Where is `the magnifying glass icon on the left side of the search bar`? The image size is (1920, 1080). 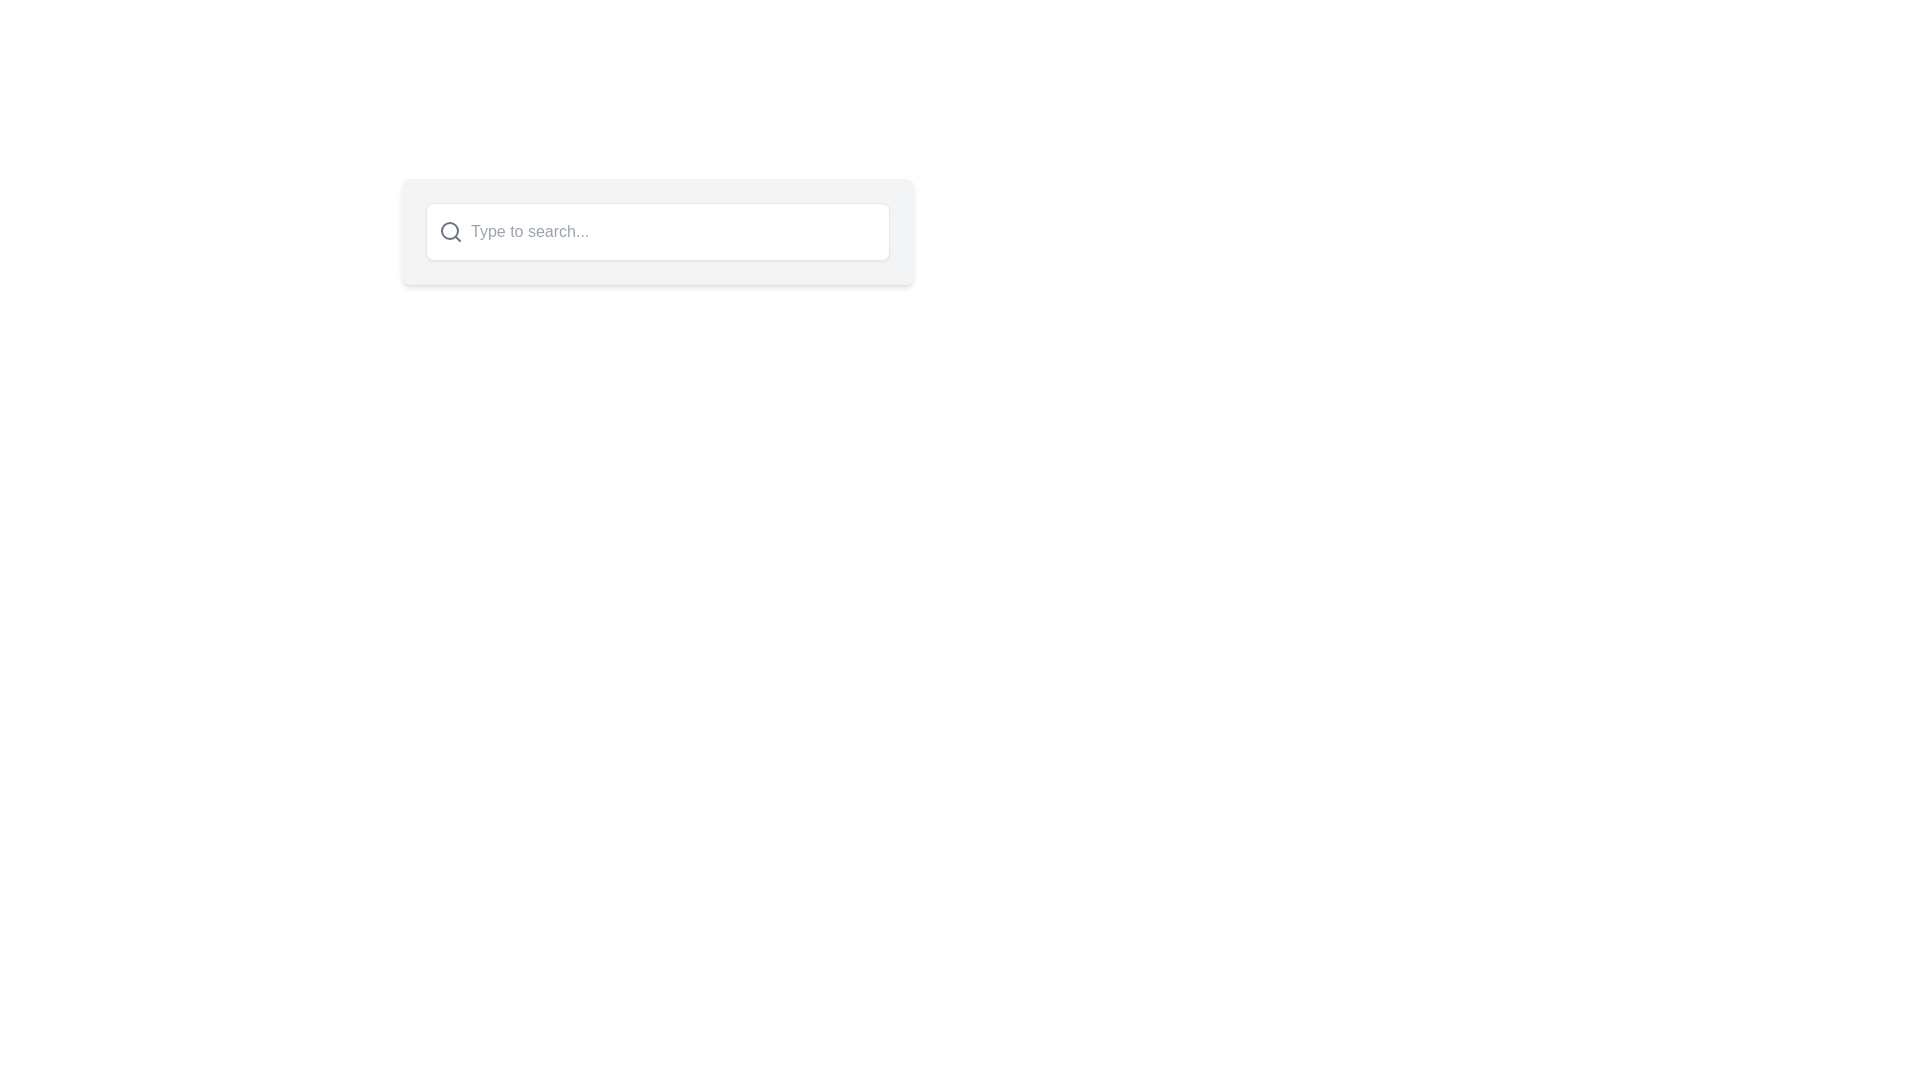 the magnifying glass icon on the left side of the search bar is located at coordinates (450, 230).